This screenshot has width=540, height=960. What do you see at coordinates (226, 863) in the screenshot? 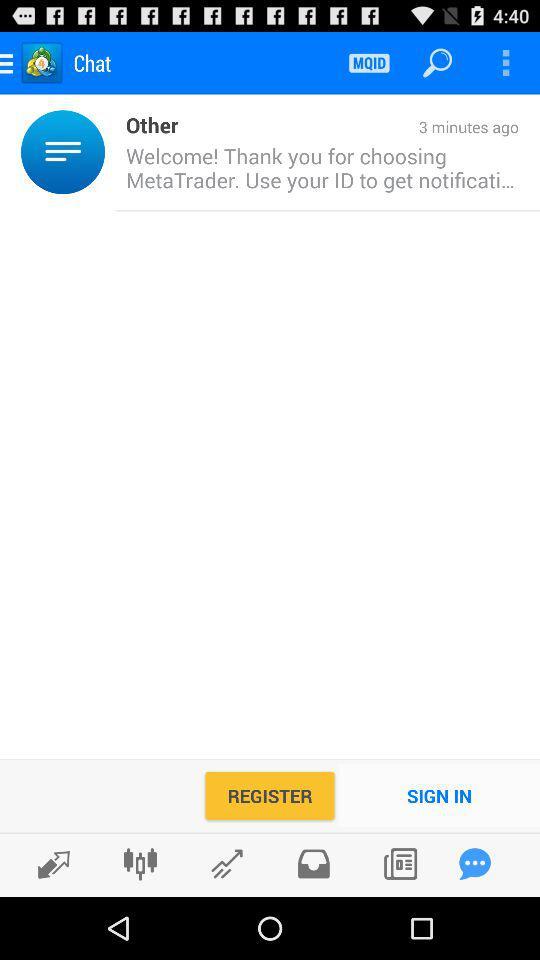
I see `see stocks` at bounding box center [226, 863].